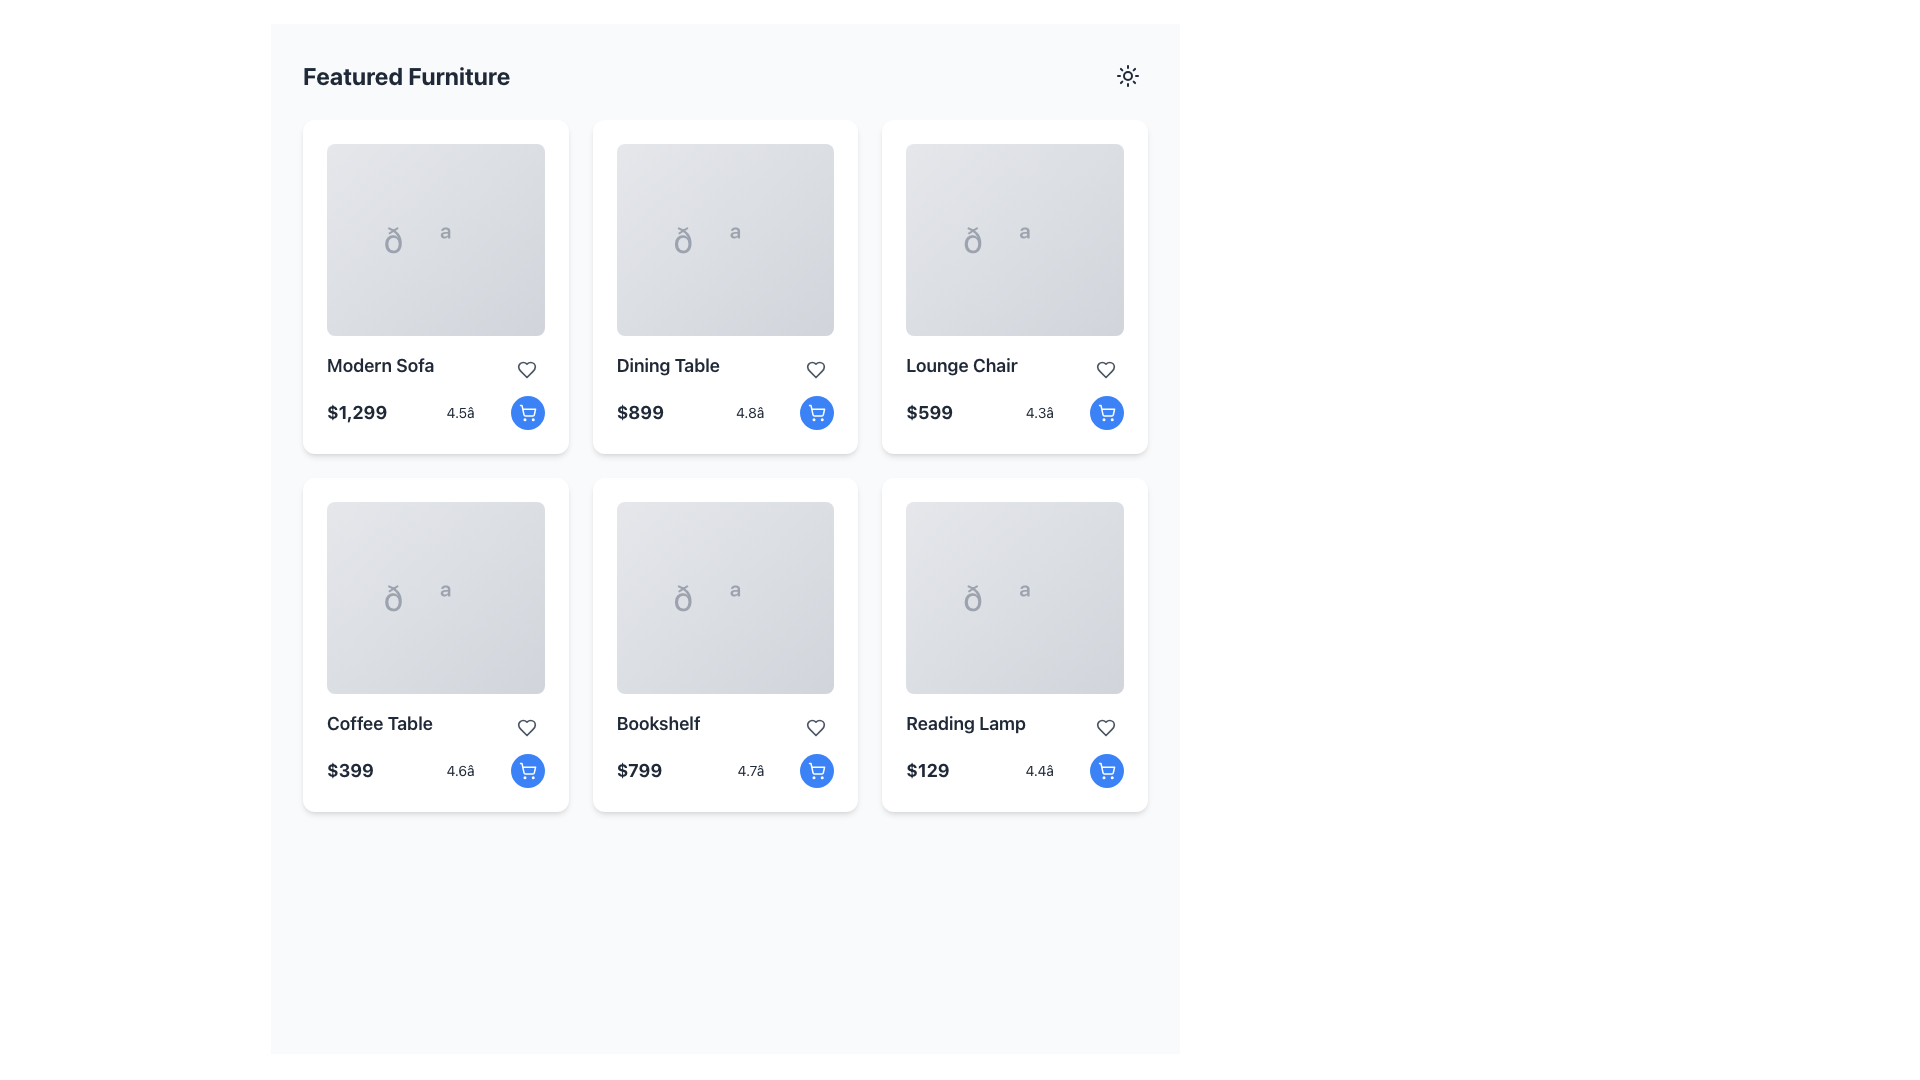  Describe the element at coordinates (961, 366) in the screenshot. I see `the static text label displaying 'Lounge Chair' located in the third product card of the top row in a grid layout` at that location.